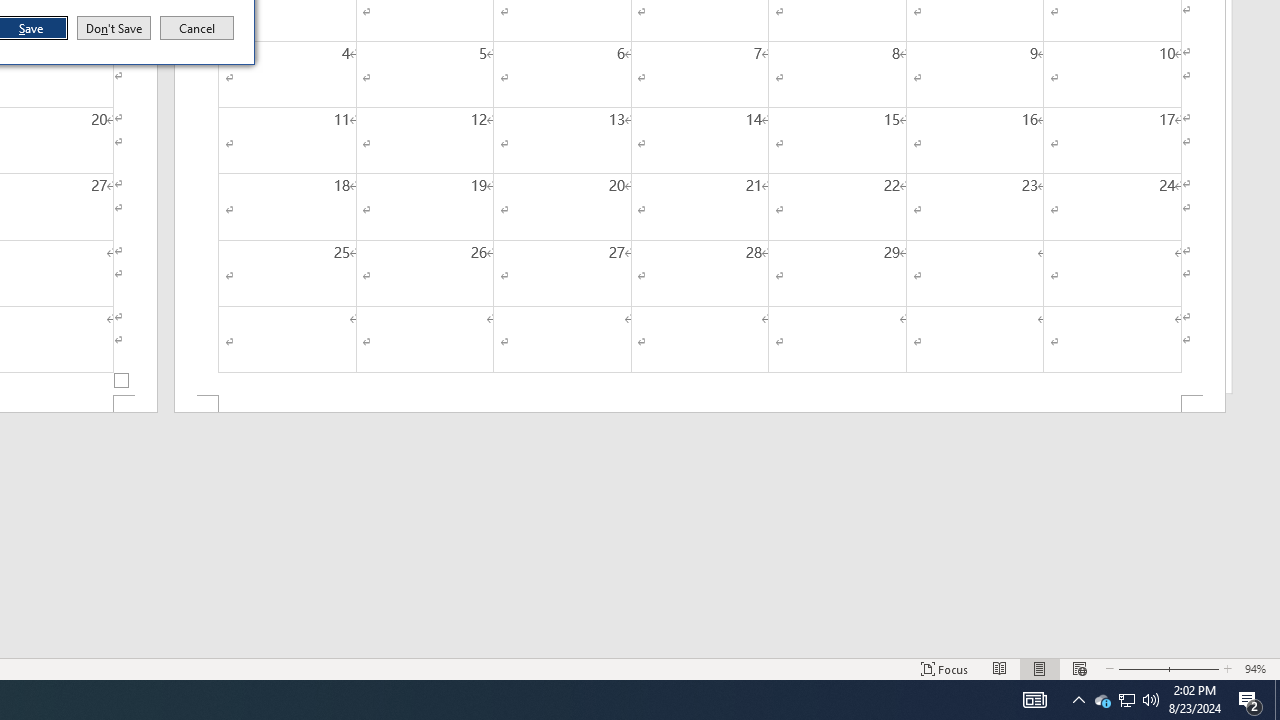  I want to click on 'Cancel', so click(197, 28).